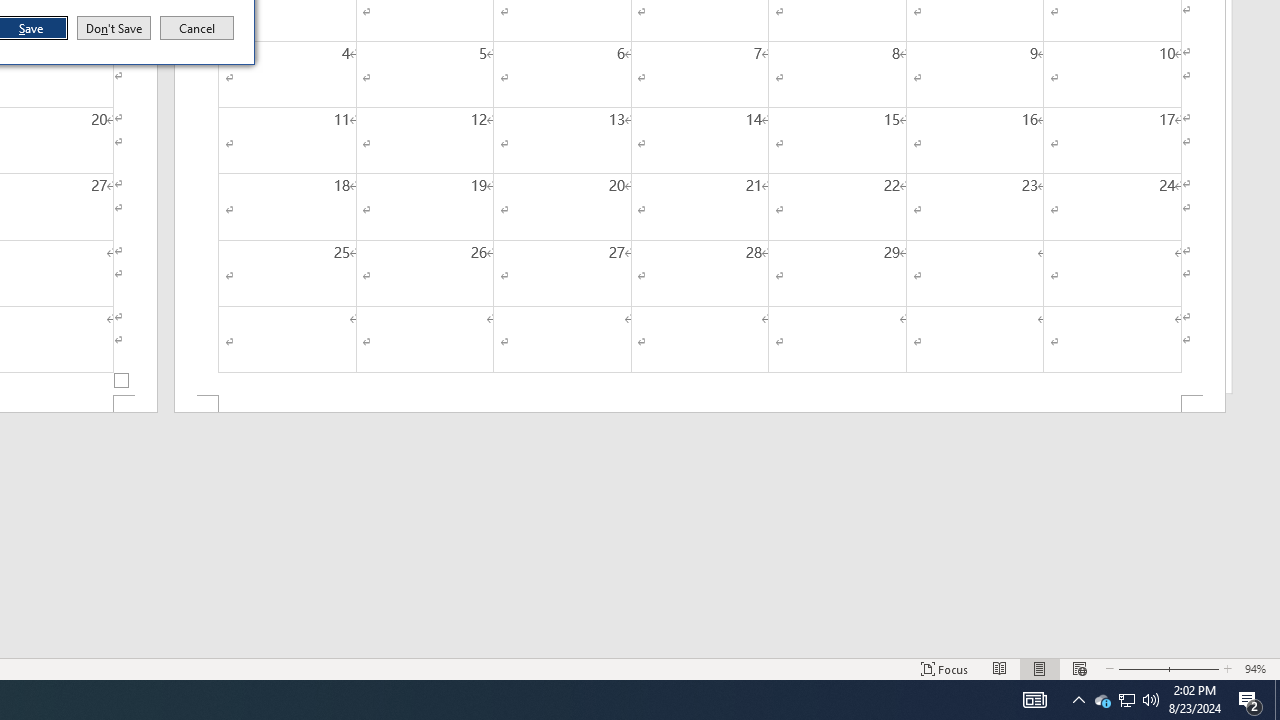  I want to click on 'Cancel', so click(197, 28).